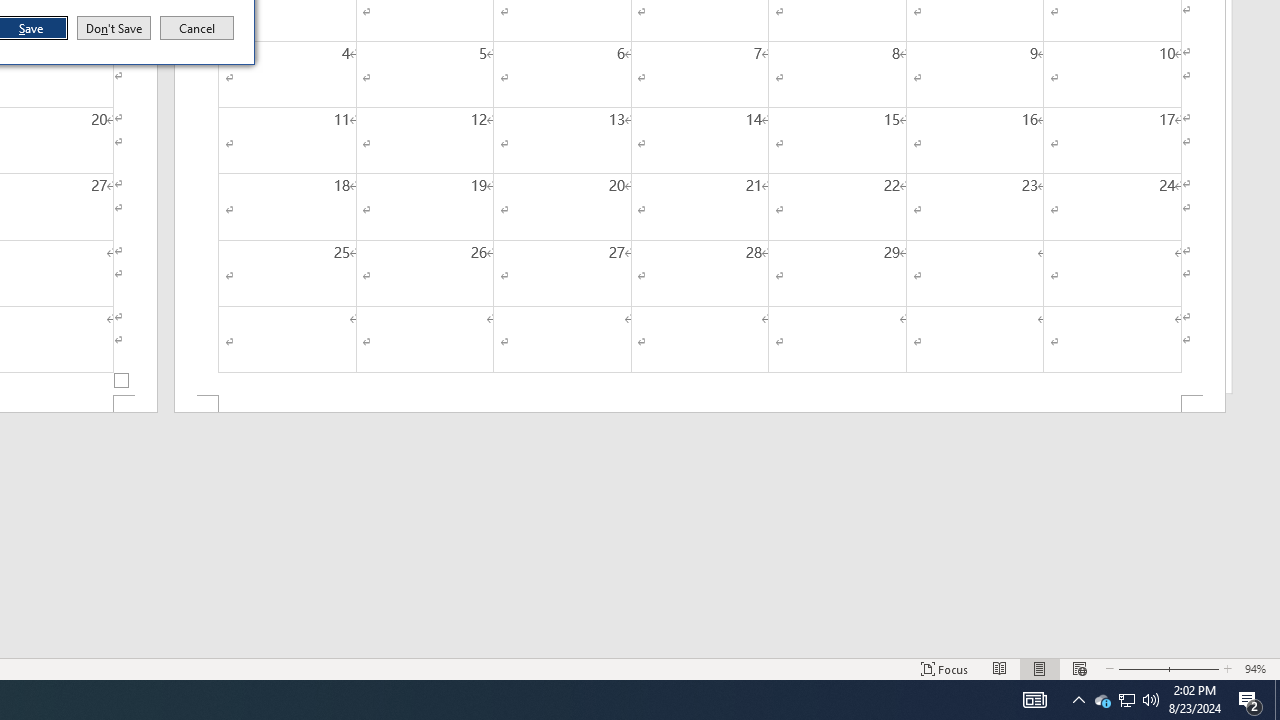  I want to click on 'Cancel', so click(197, 28).